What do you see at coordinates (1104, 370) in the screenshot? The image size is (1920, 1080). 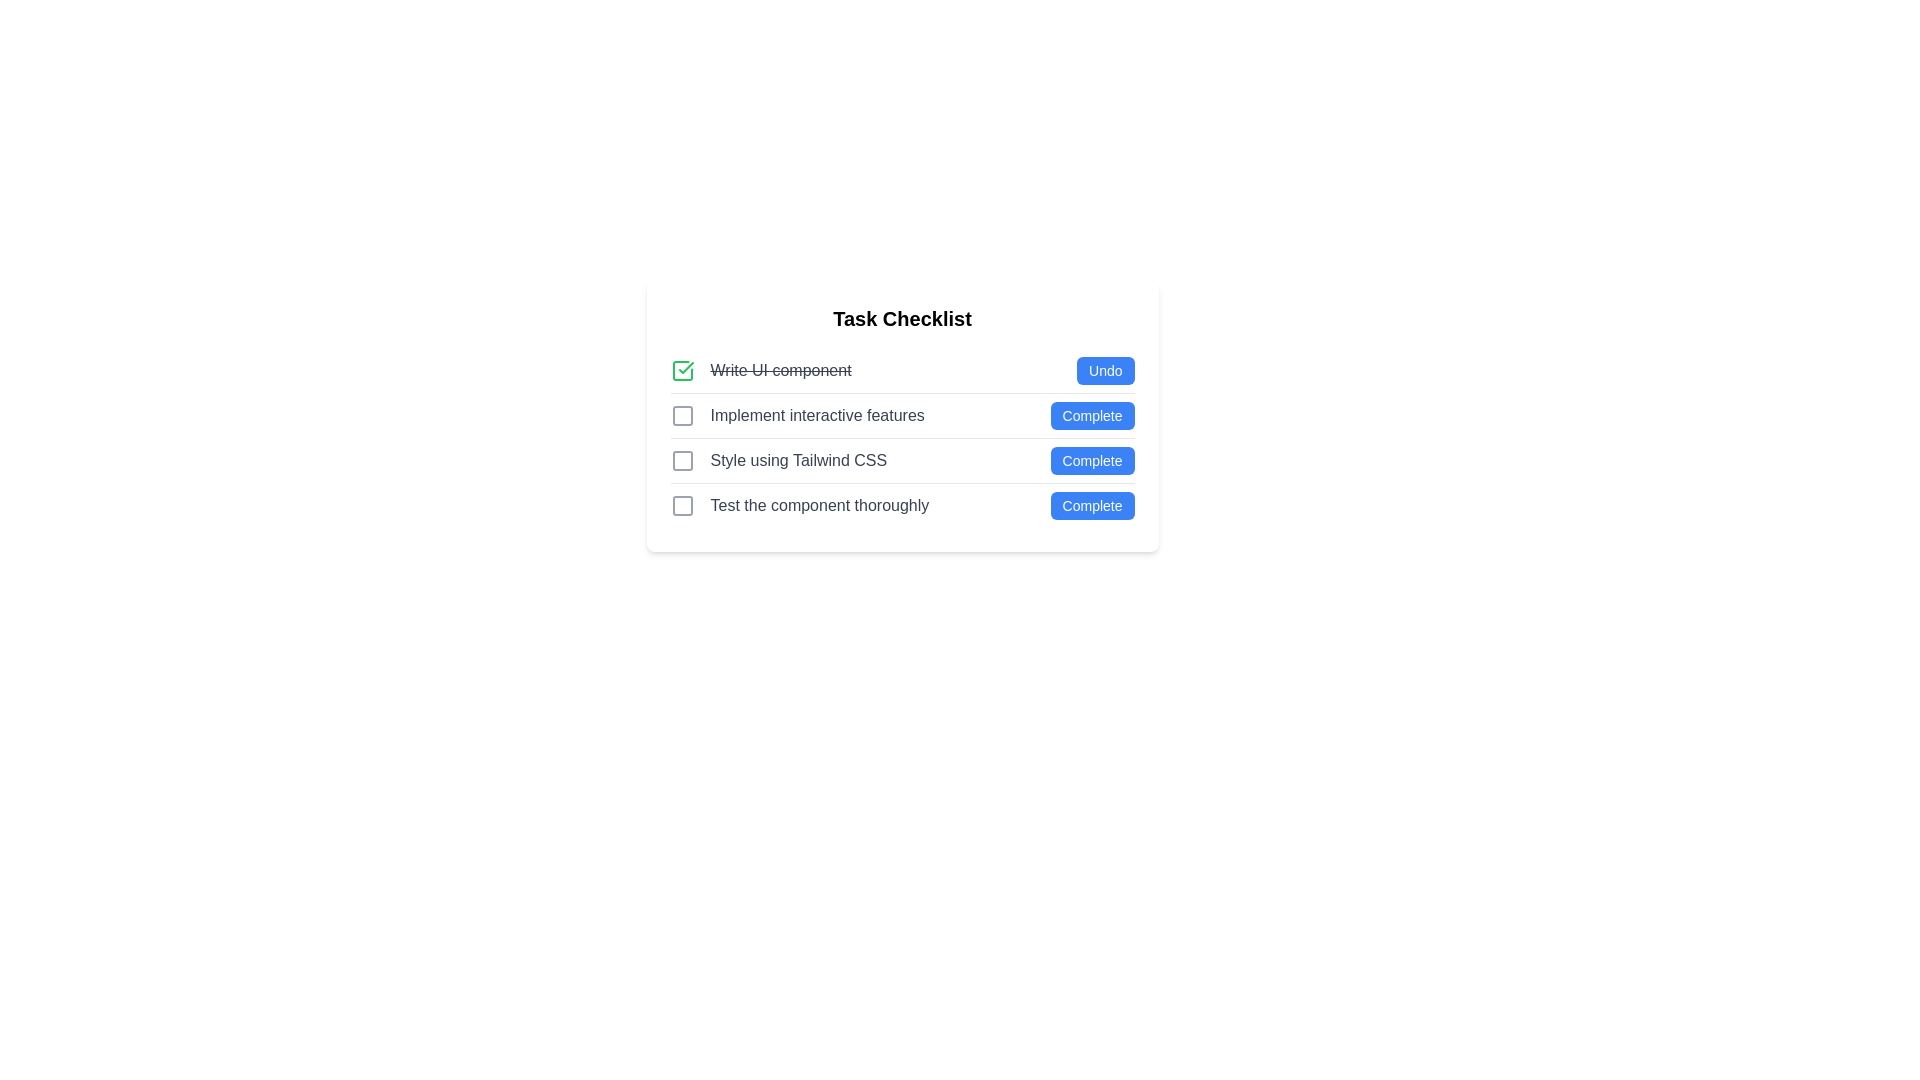 I see `the undo button located in the first row of the checklist, adjacent to the strikethrough text 'Write UI component'` at bounding box center [1104, 370].